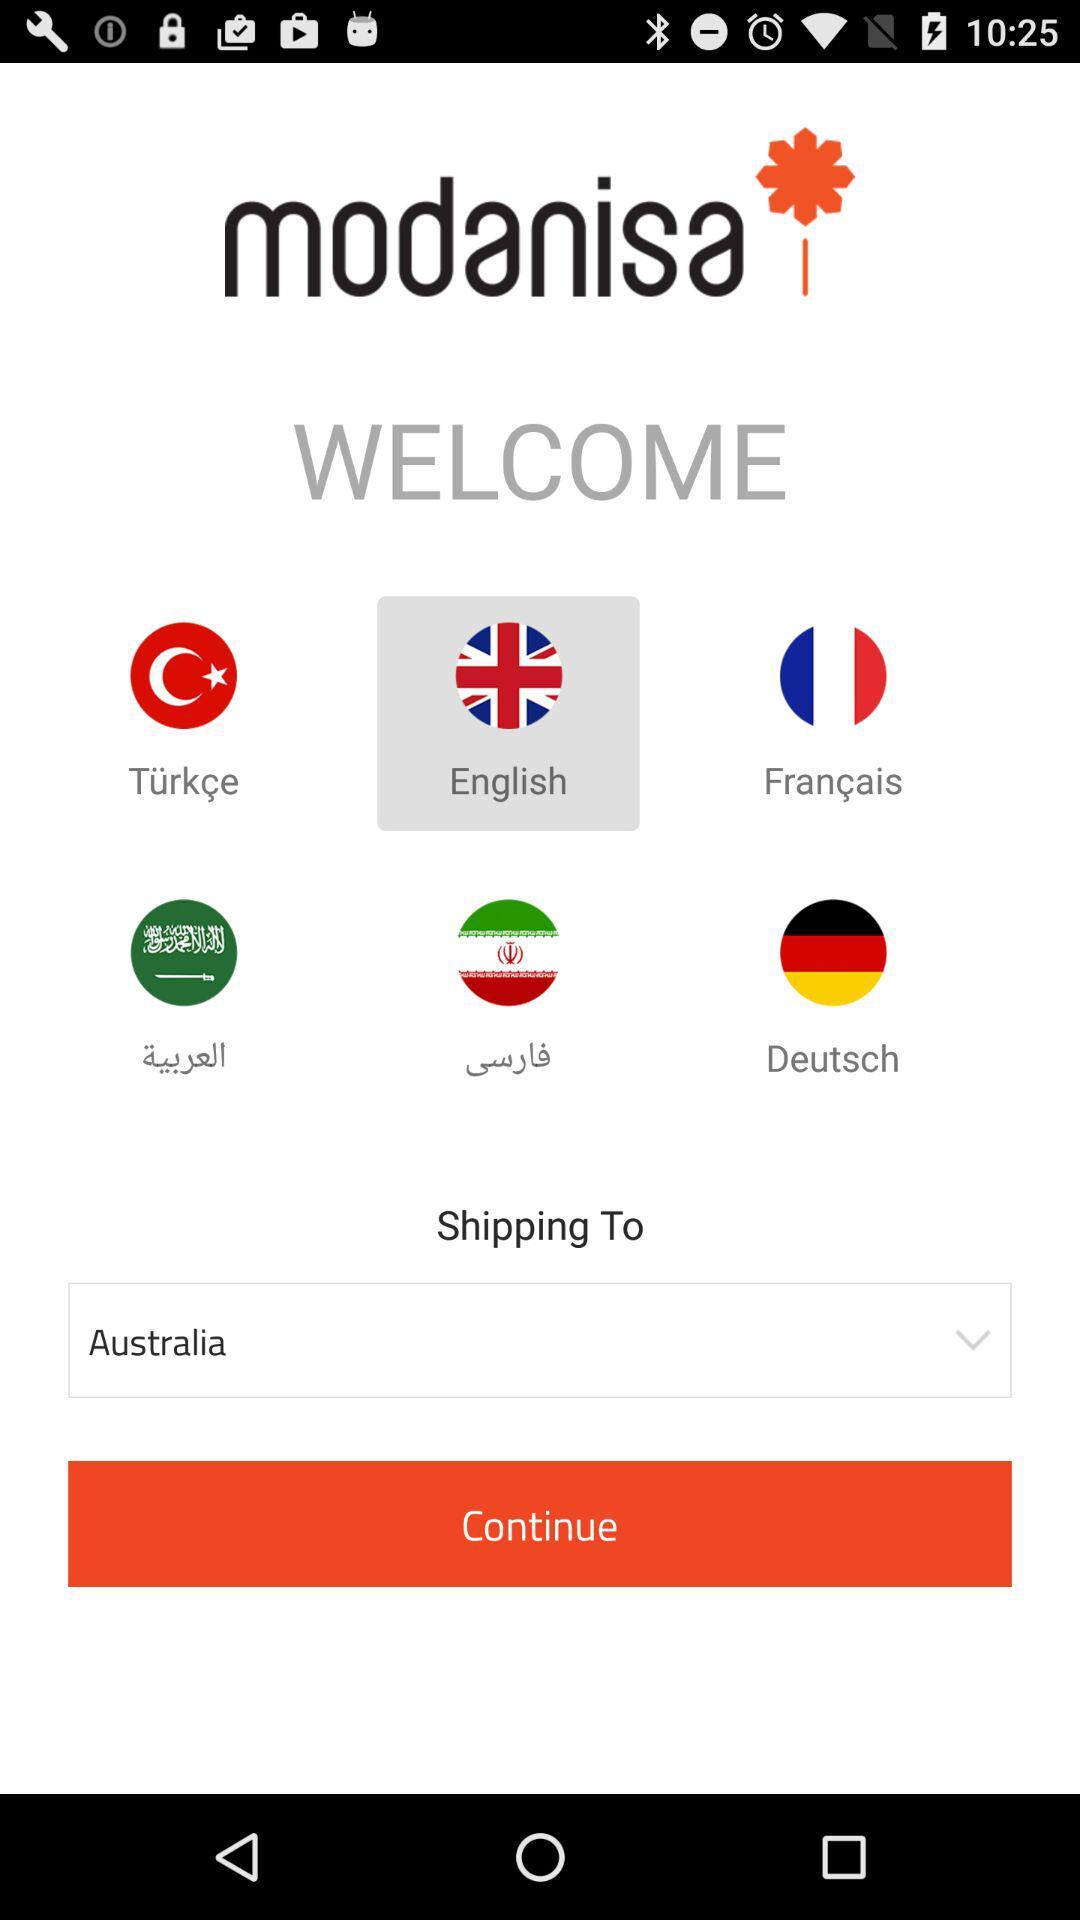  I want to click on switch language to arabic, so click(183, 951).